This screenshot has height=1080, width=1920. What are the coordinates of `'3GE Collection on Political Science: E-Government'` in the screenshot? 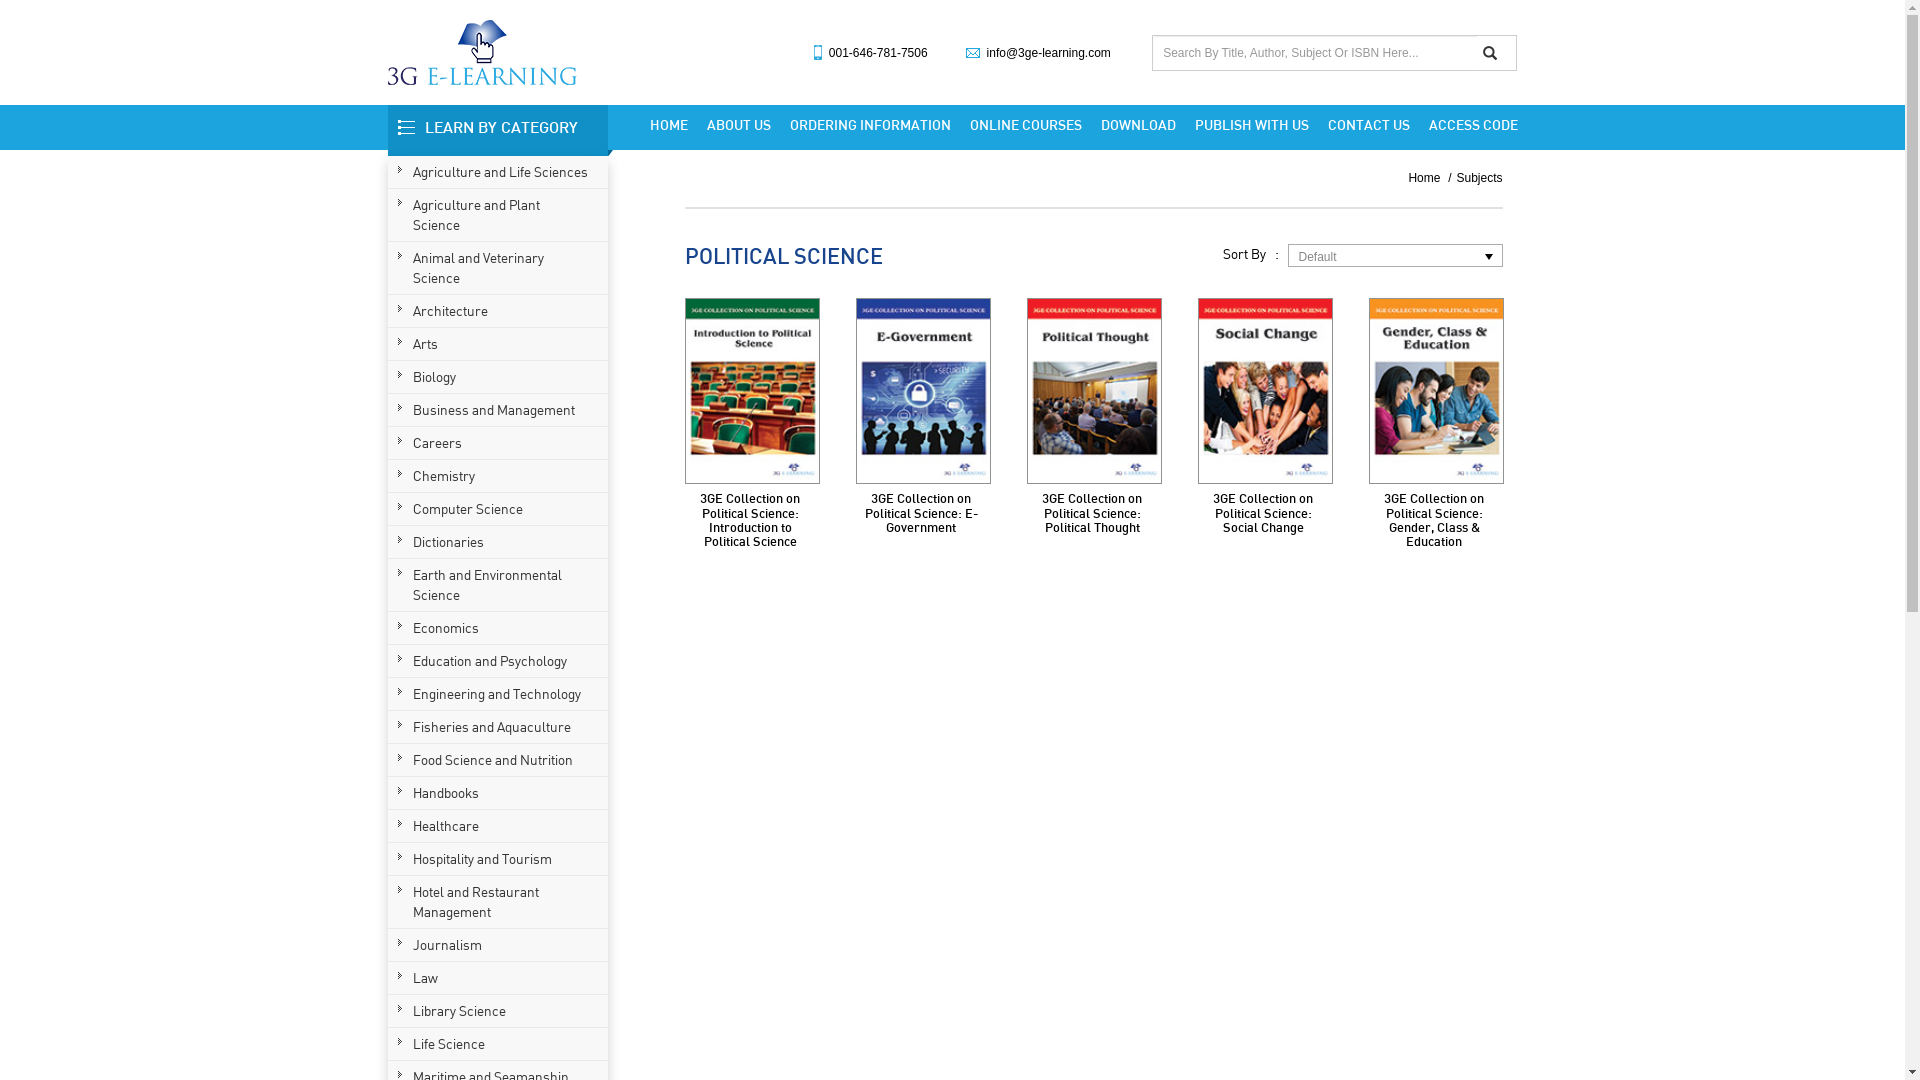 It's located at (920, 511).